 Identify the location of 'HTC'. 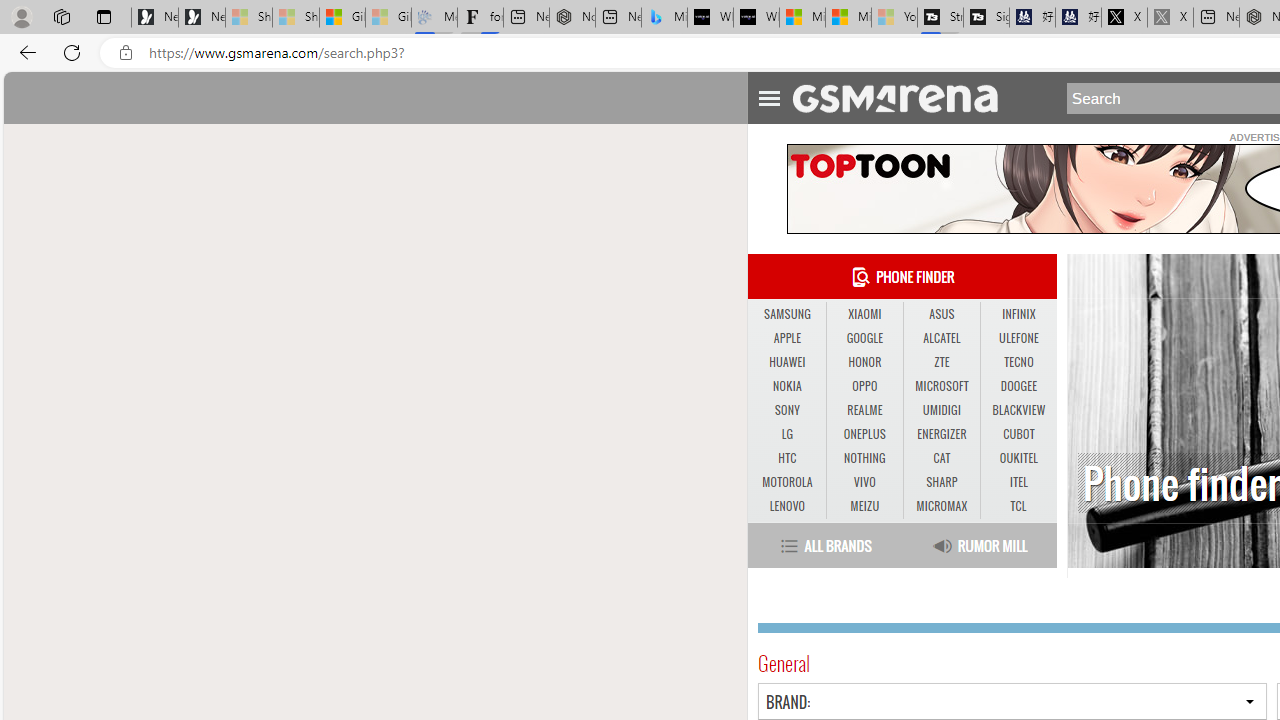
(786, 458).